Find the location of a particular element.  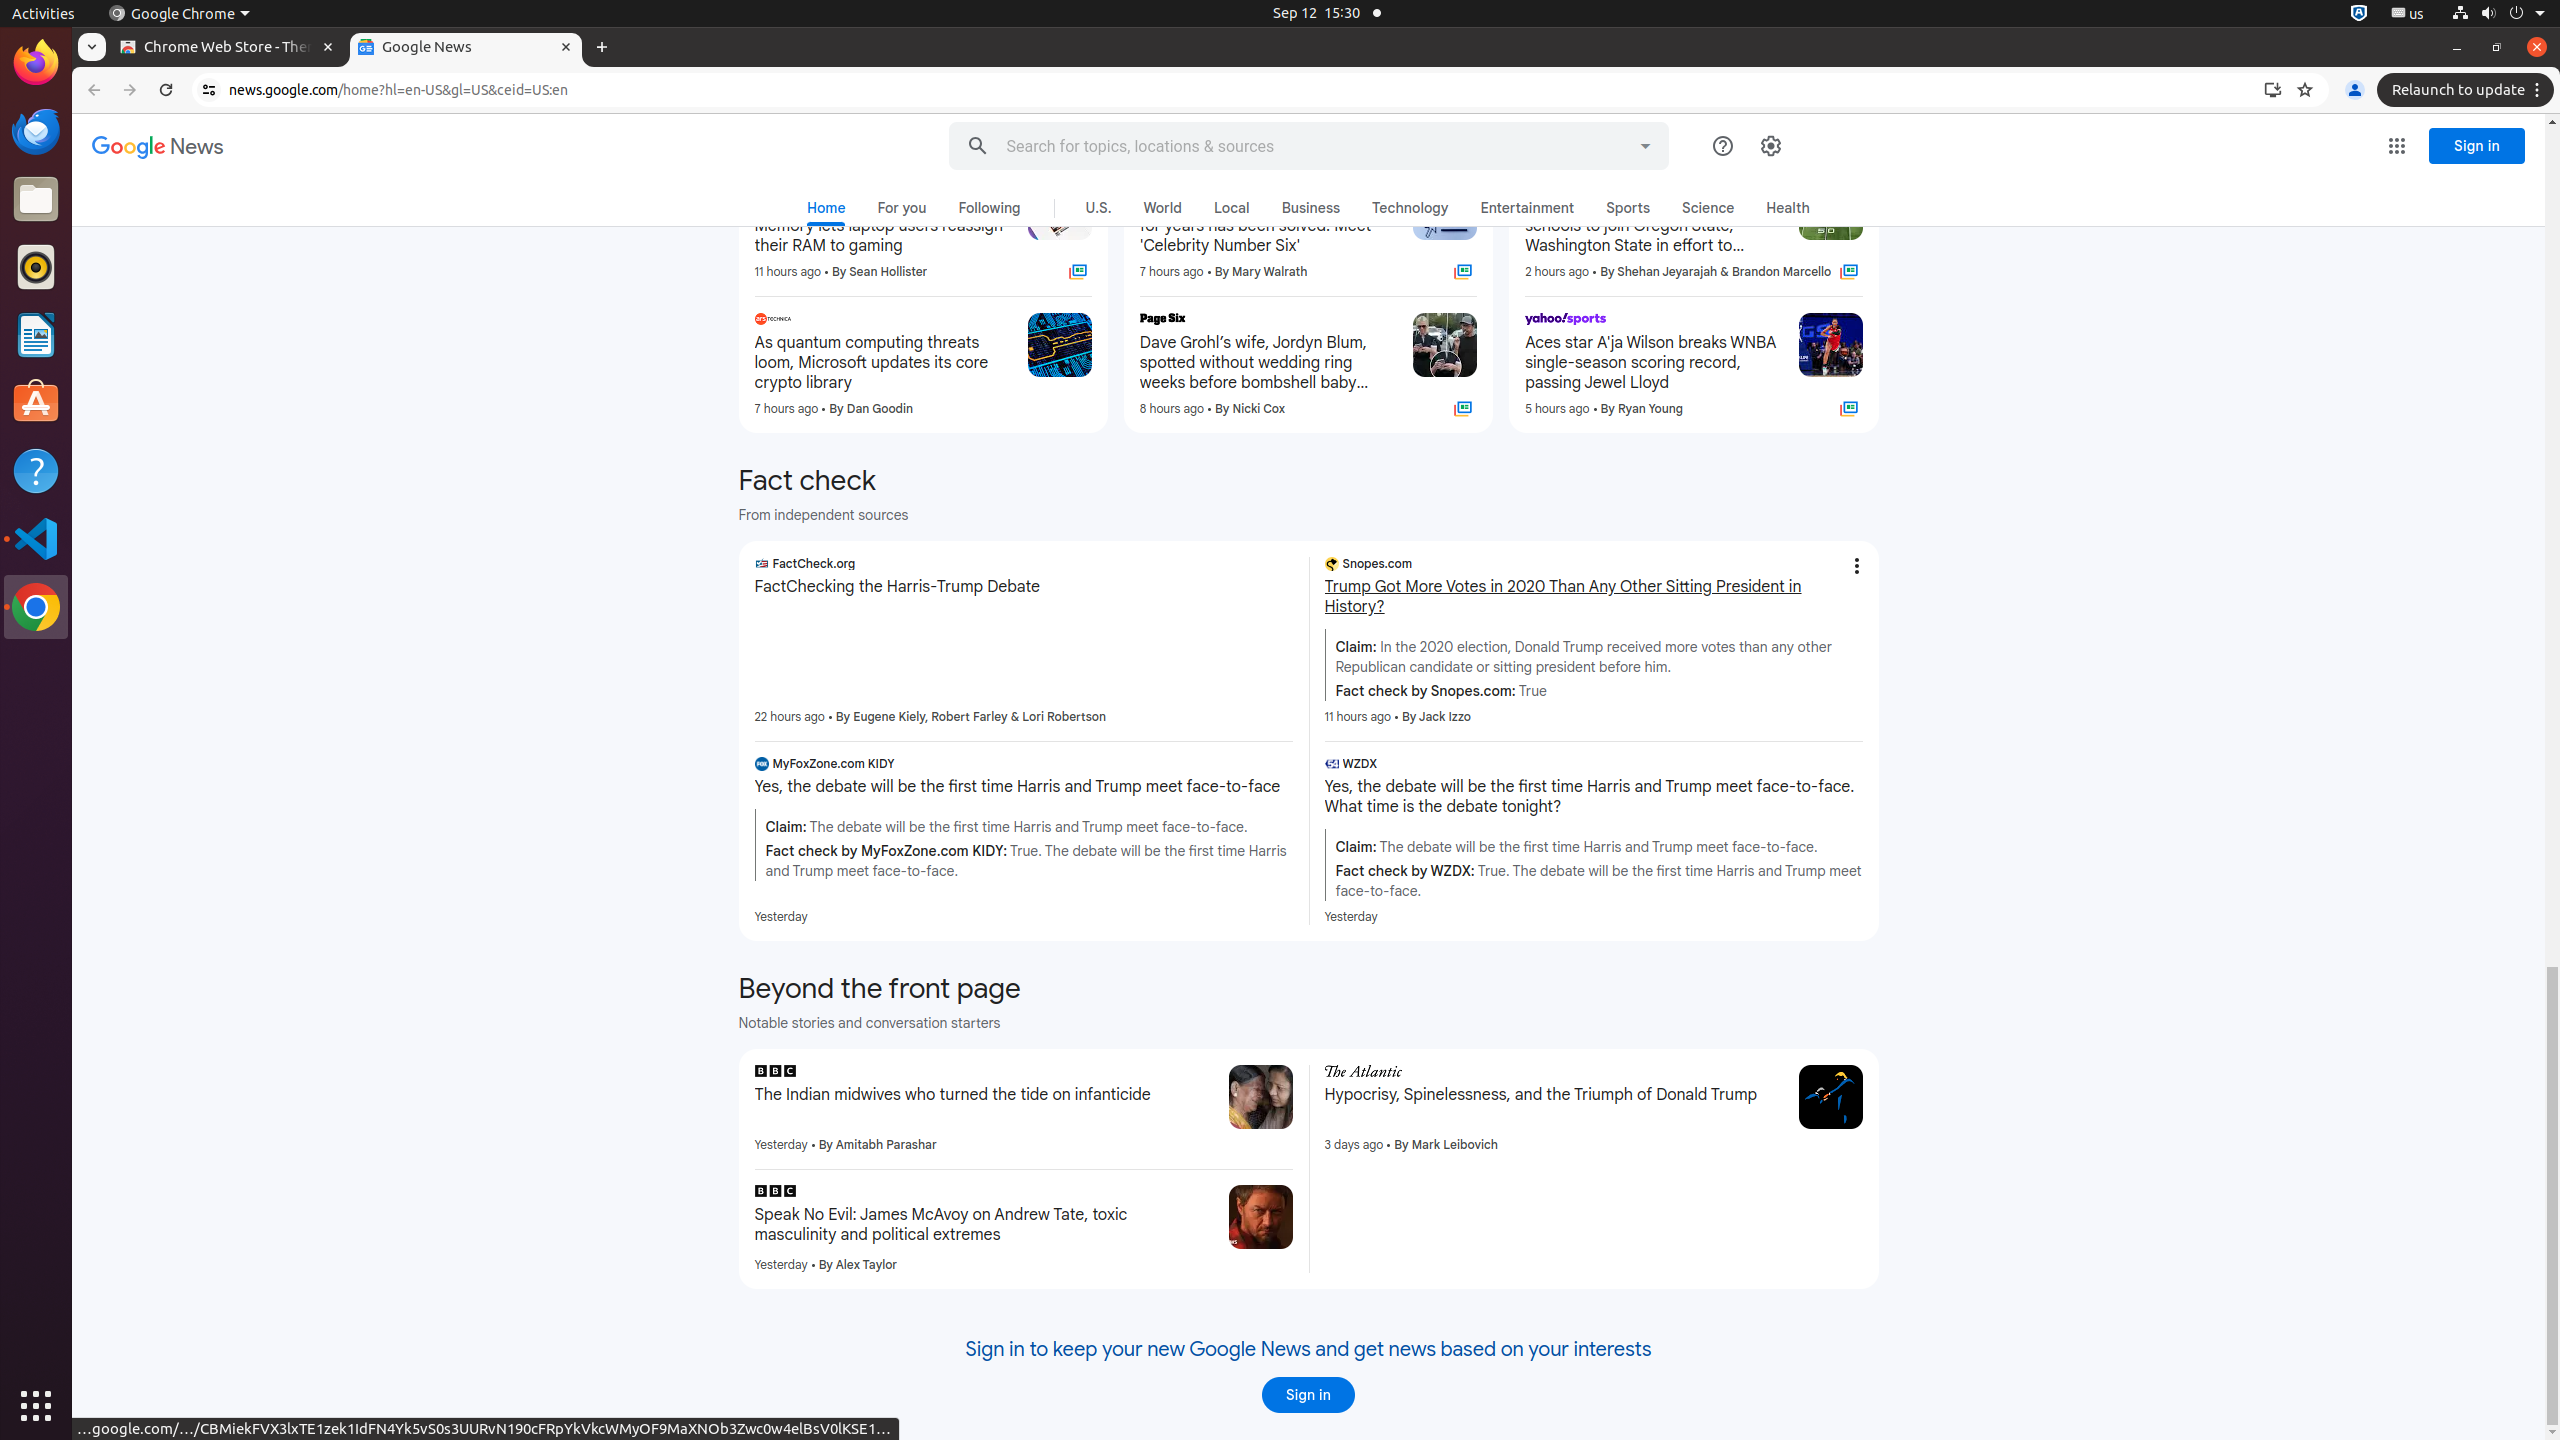

'As quantum computing threats loom, Microsoft updates its core crypto library' is located at coordinates (881, 363).